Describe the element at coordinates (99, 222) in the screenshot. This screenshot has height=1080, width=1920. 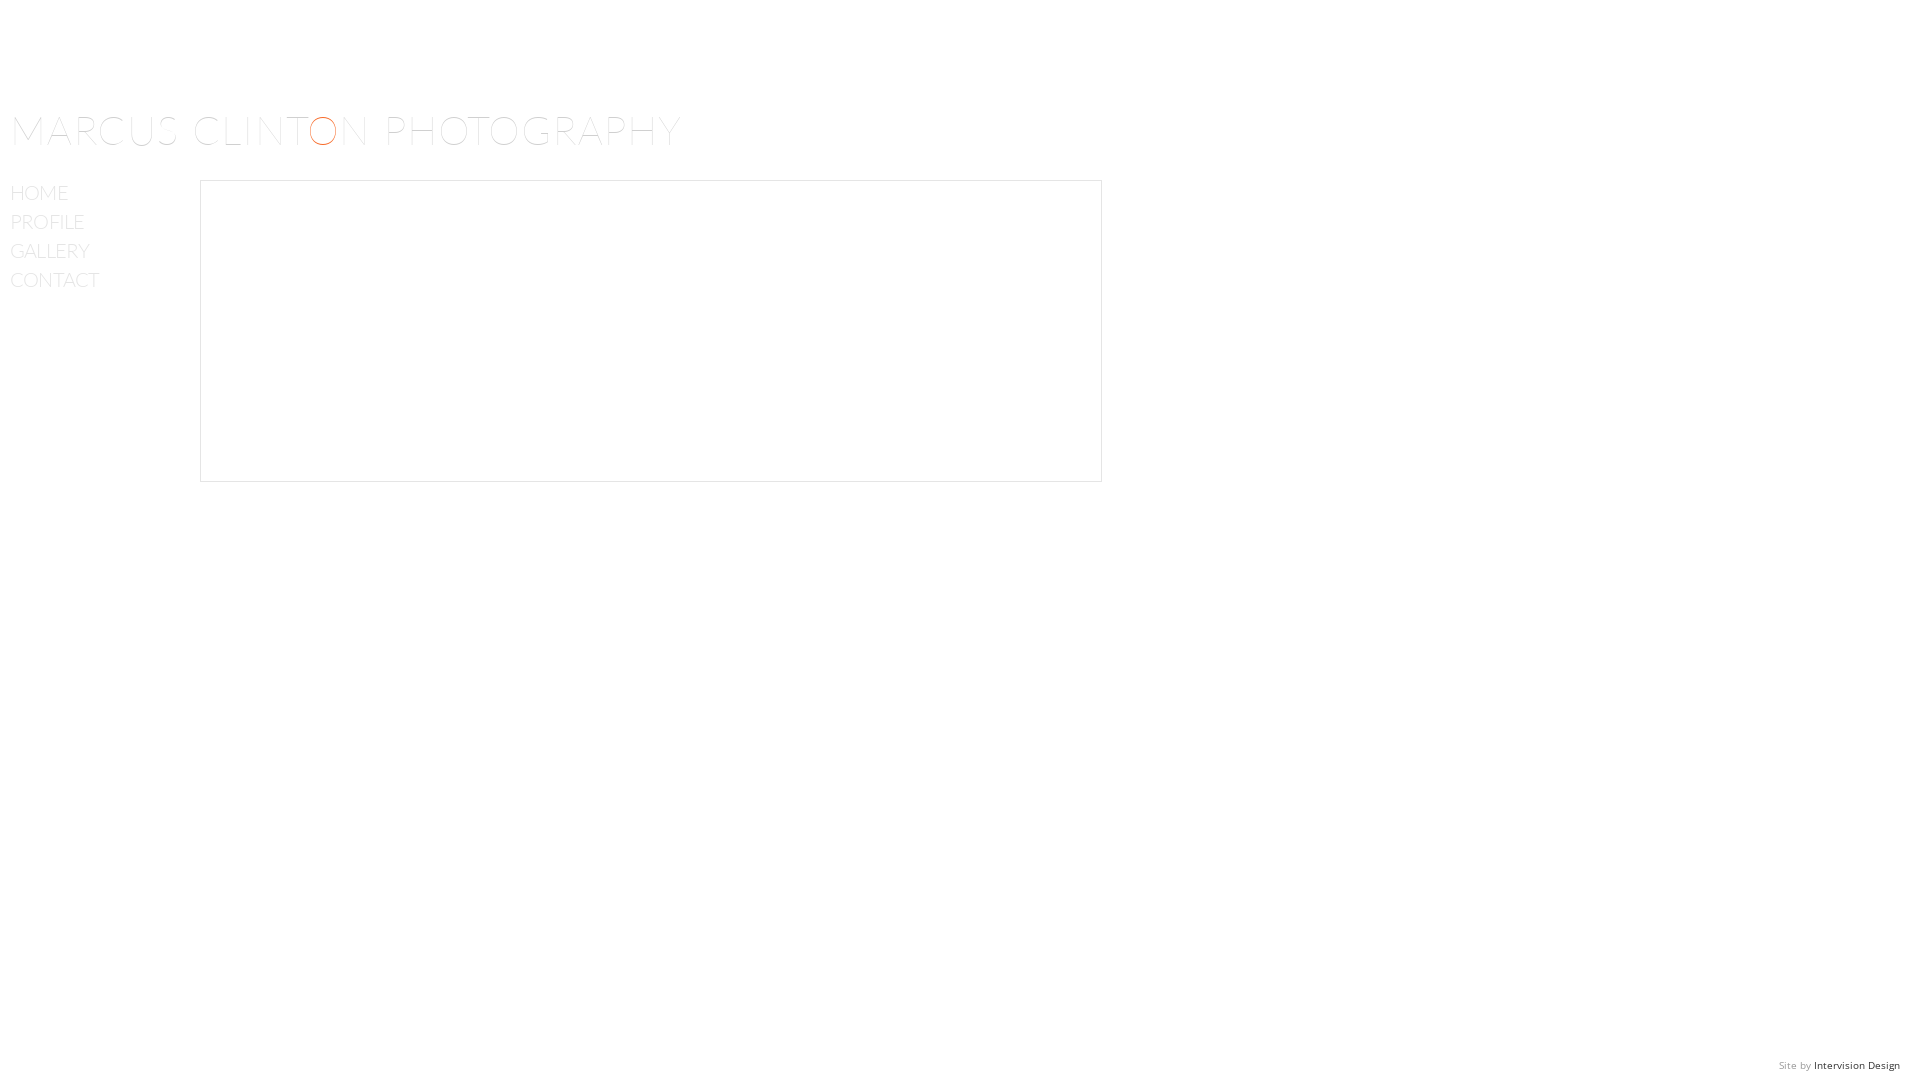
I see `'PROFILE'` at that location.